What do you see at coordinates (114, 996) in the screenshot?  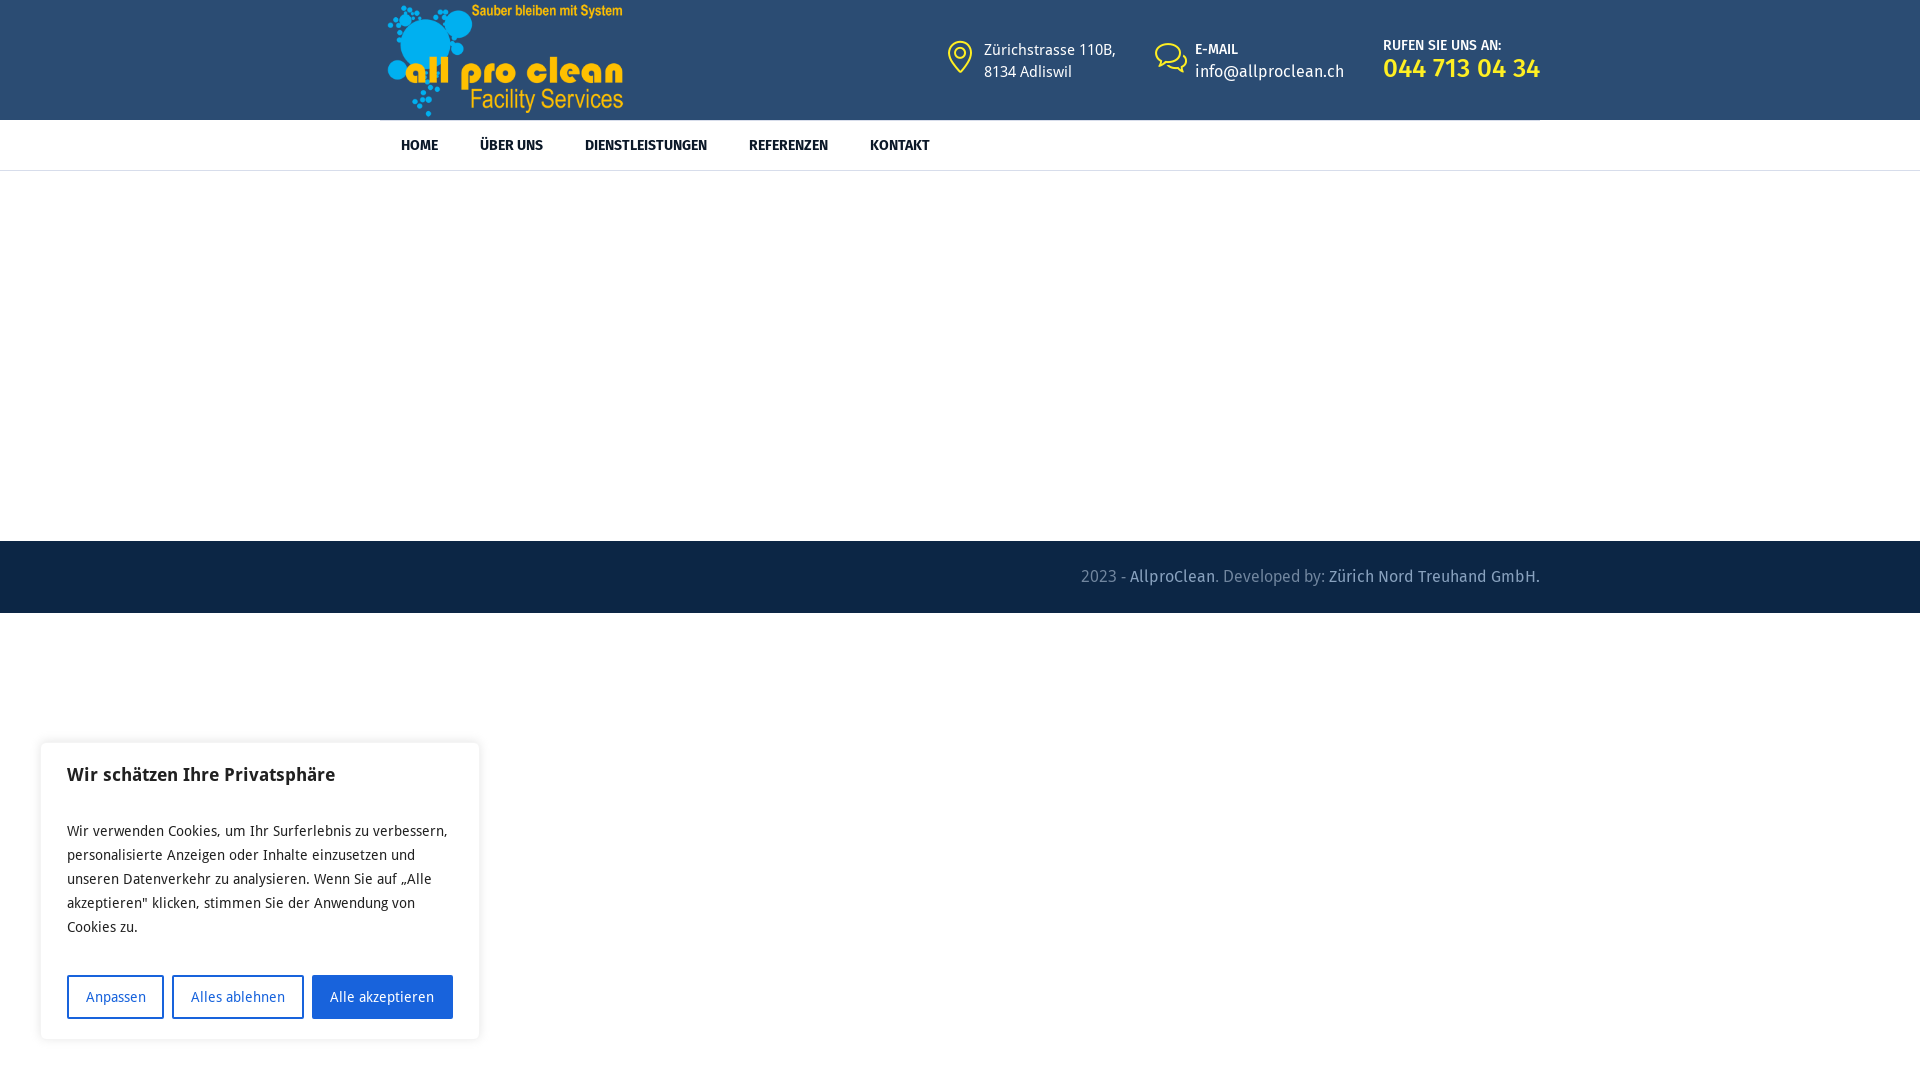 I see `'Anpassen'` at bounding box center [114, 996].